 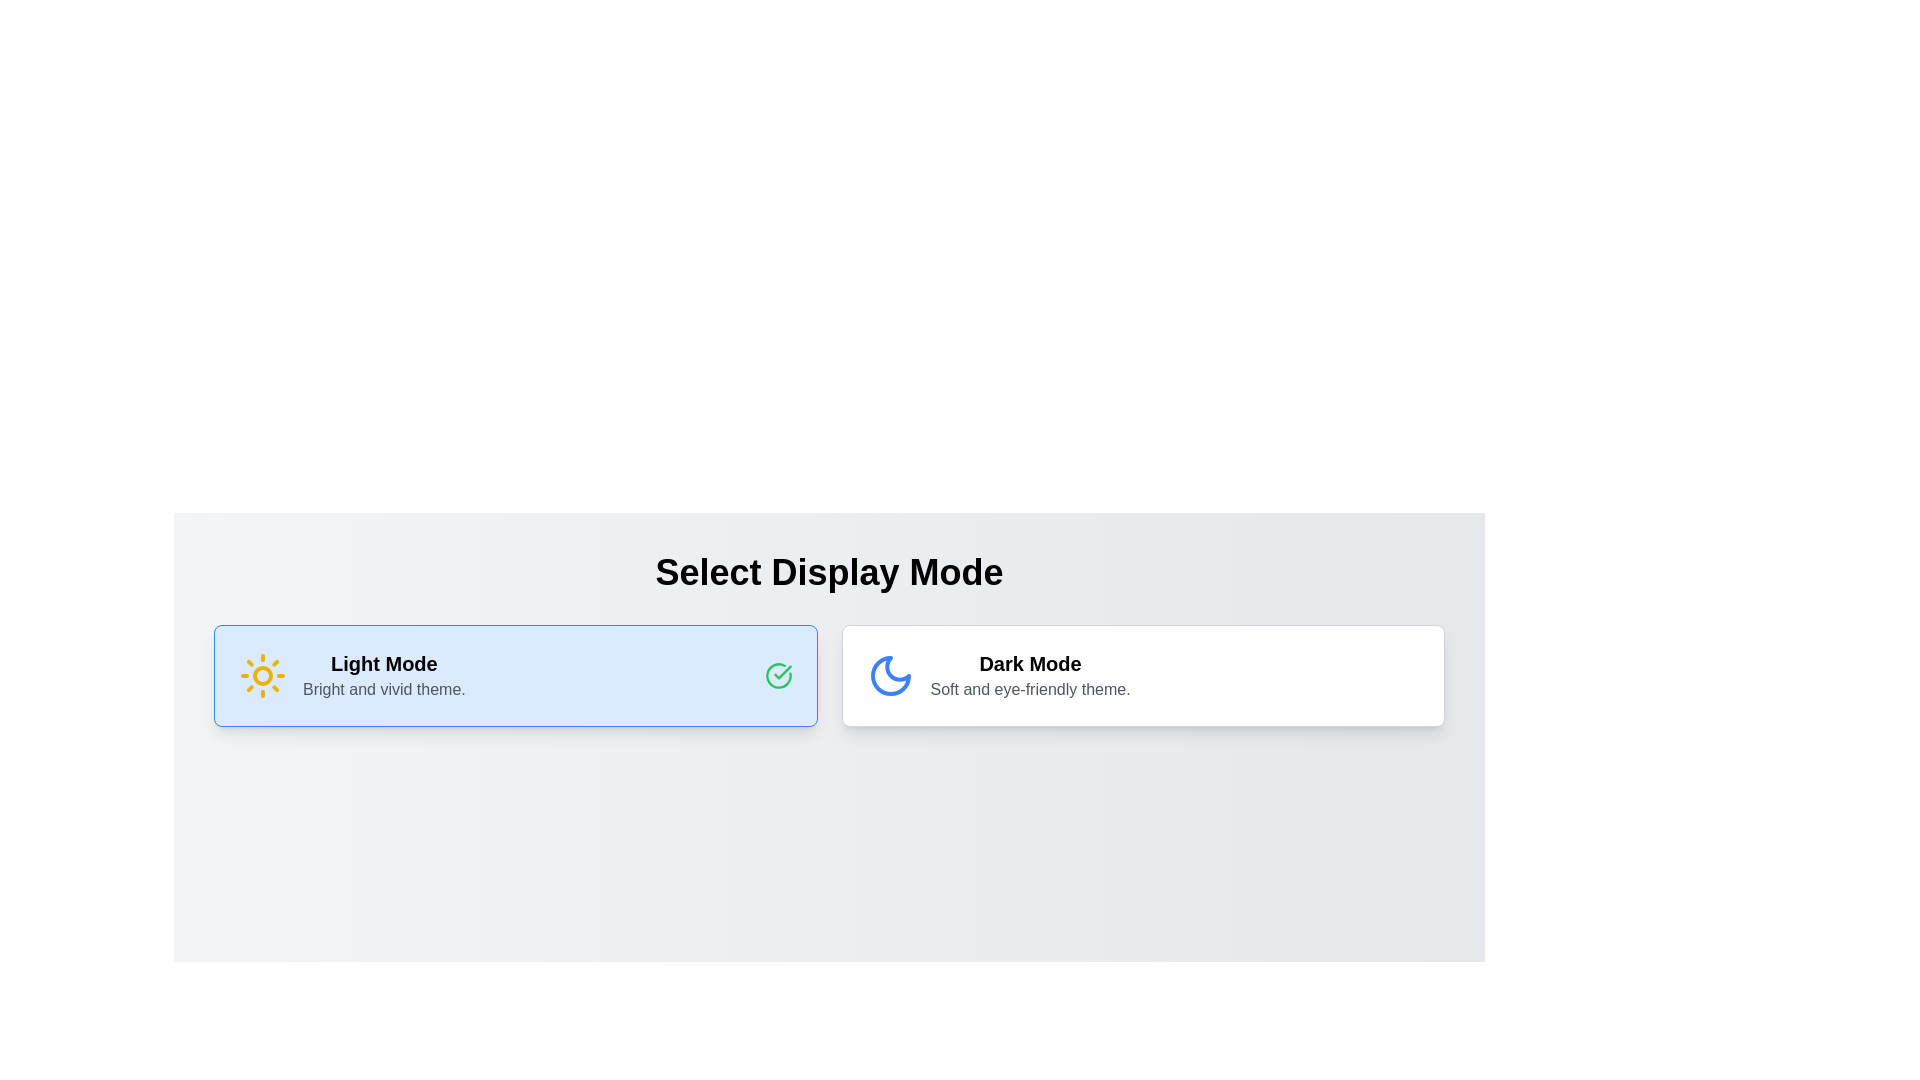 I want to click on the Text Label displaying 'Dark Mode' with the subtitle 'Soft and eye-friendly theme.' located in the center-right side of the interface, so click(x=1030, y=675).